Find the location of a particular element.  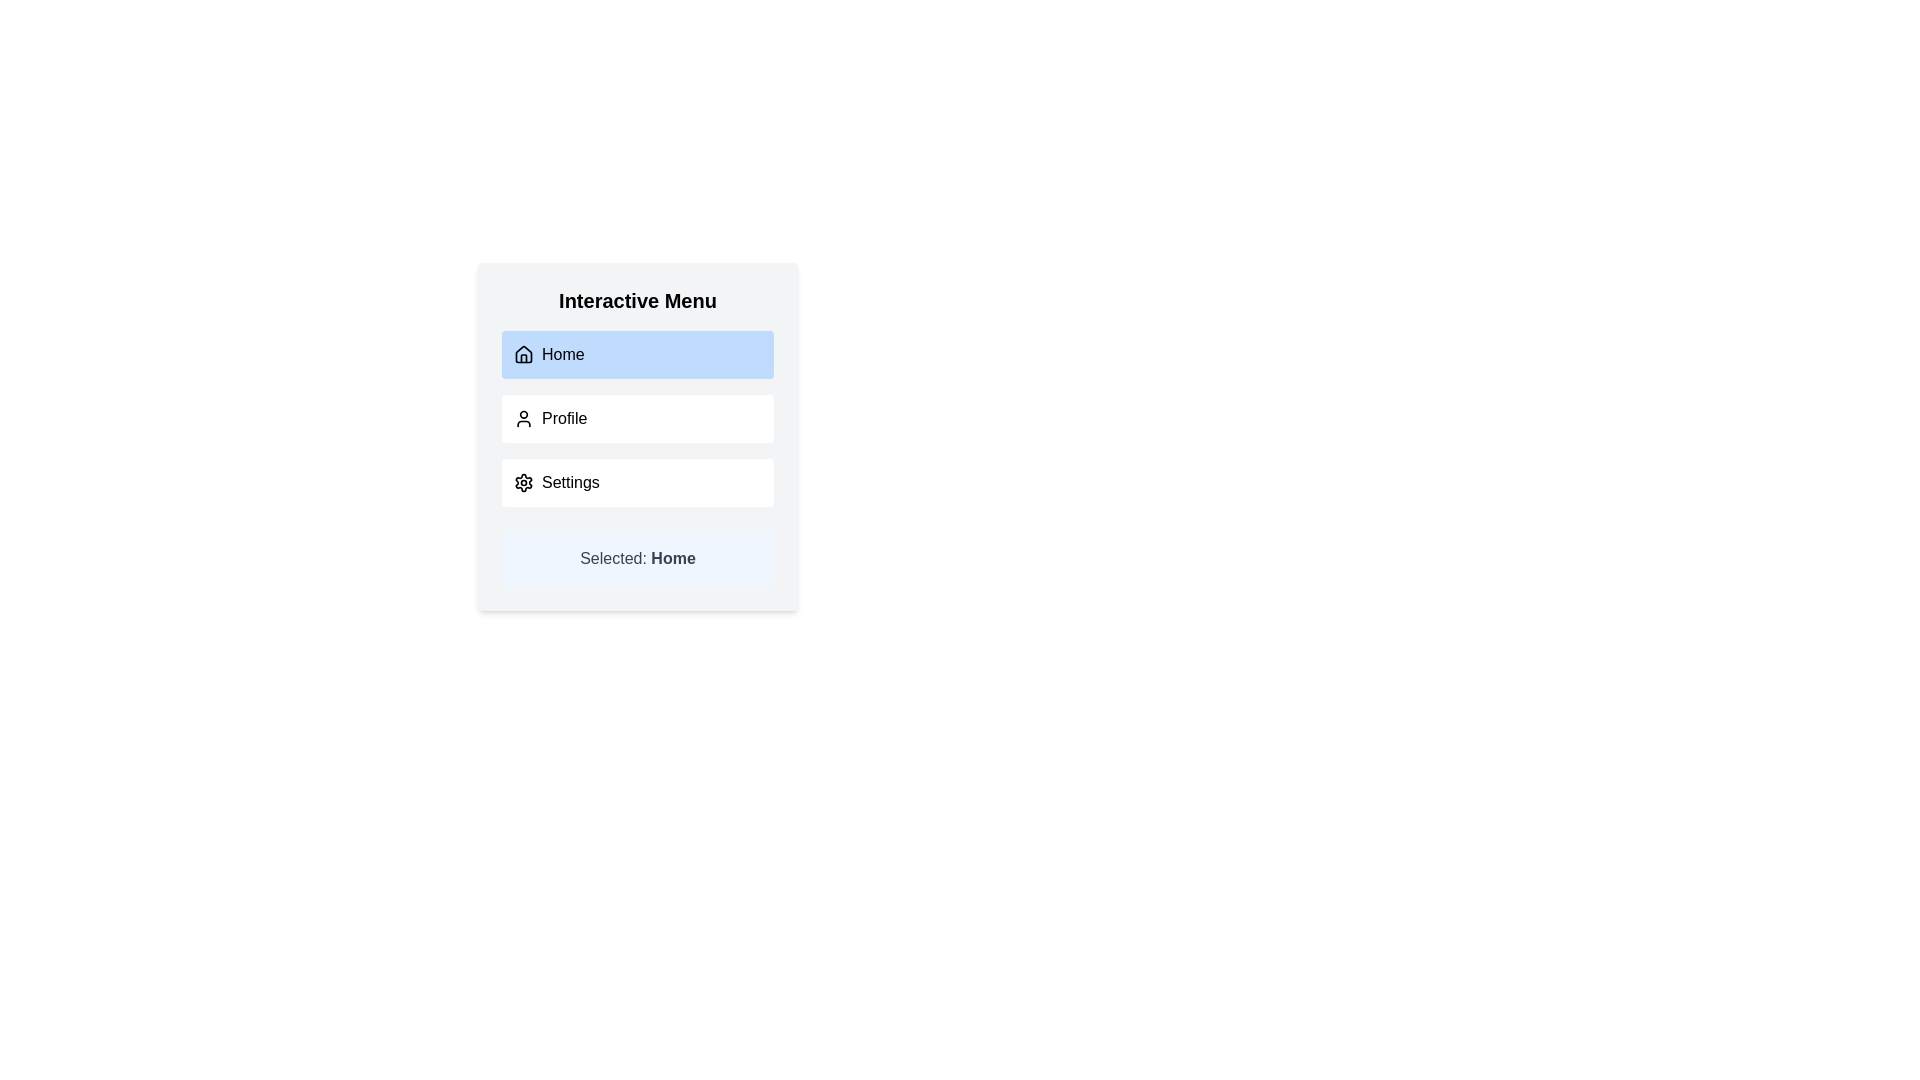

the 'Profile' icon is located at coordinates (523, 418).